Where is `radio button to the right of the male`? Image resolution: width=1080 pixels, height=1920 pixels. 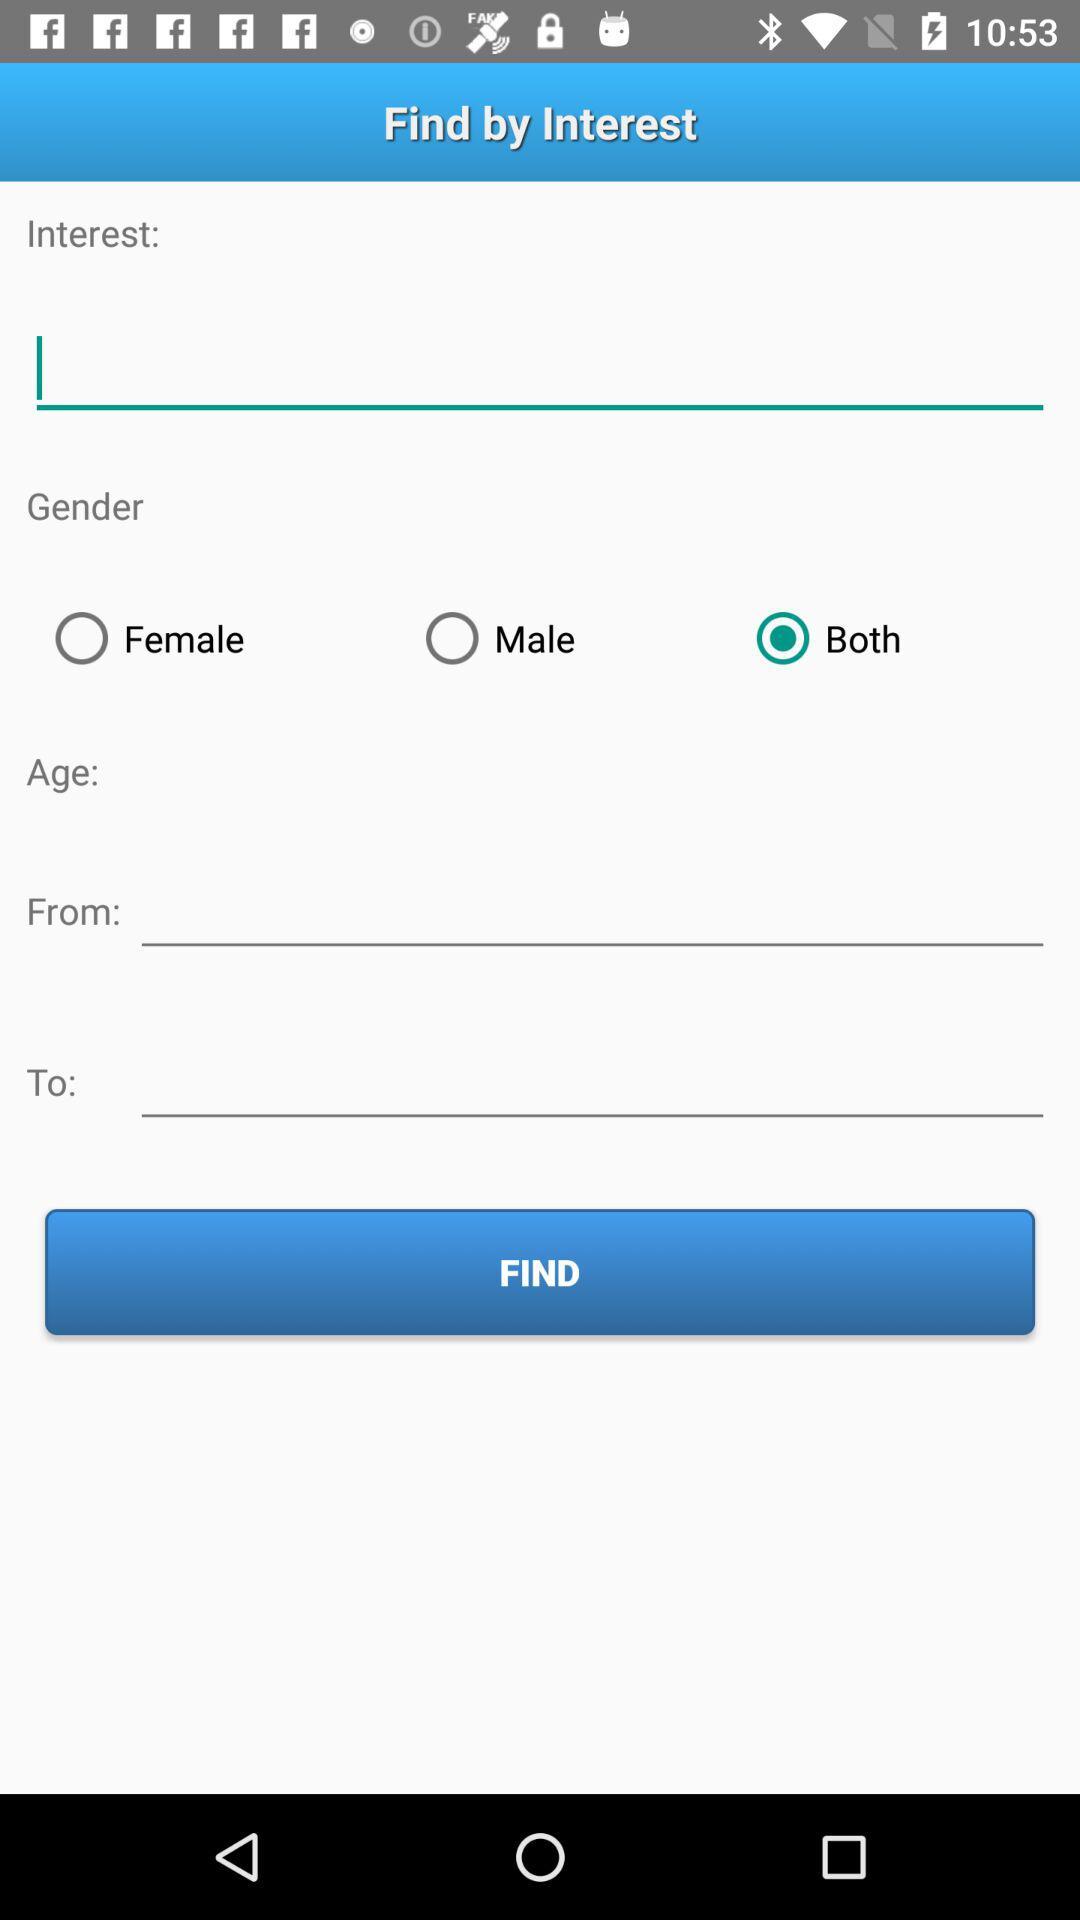
radio button to the right of the male is located at coordinates (889, 637).